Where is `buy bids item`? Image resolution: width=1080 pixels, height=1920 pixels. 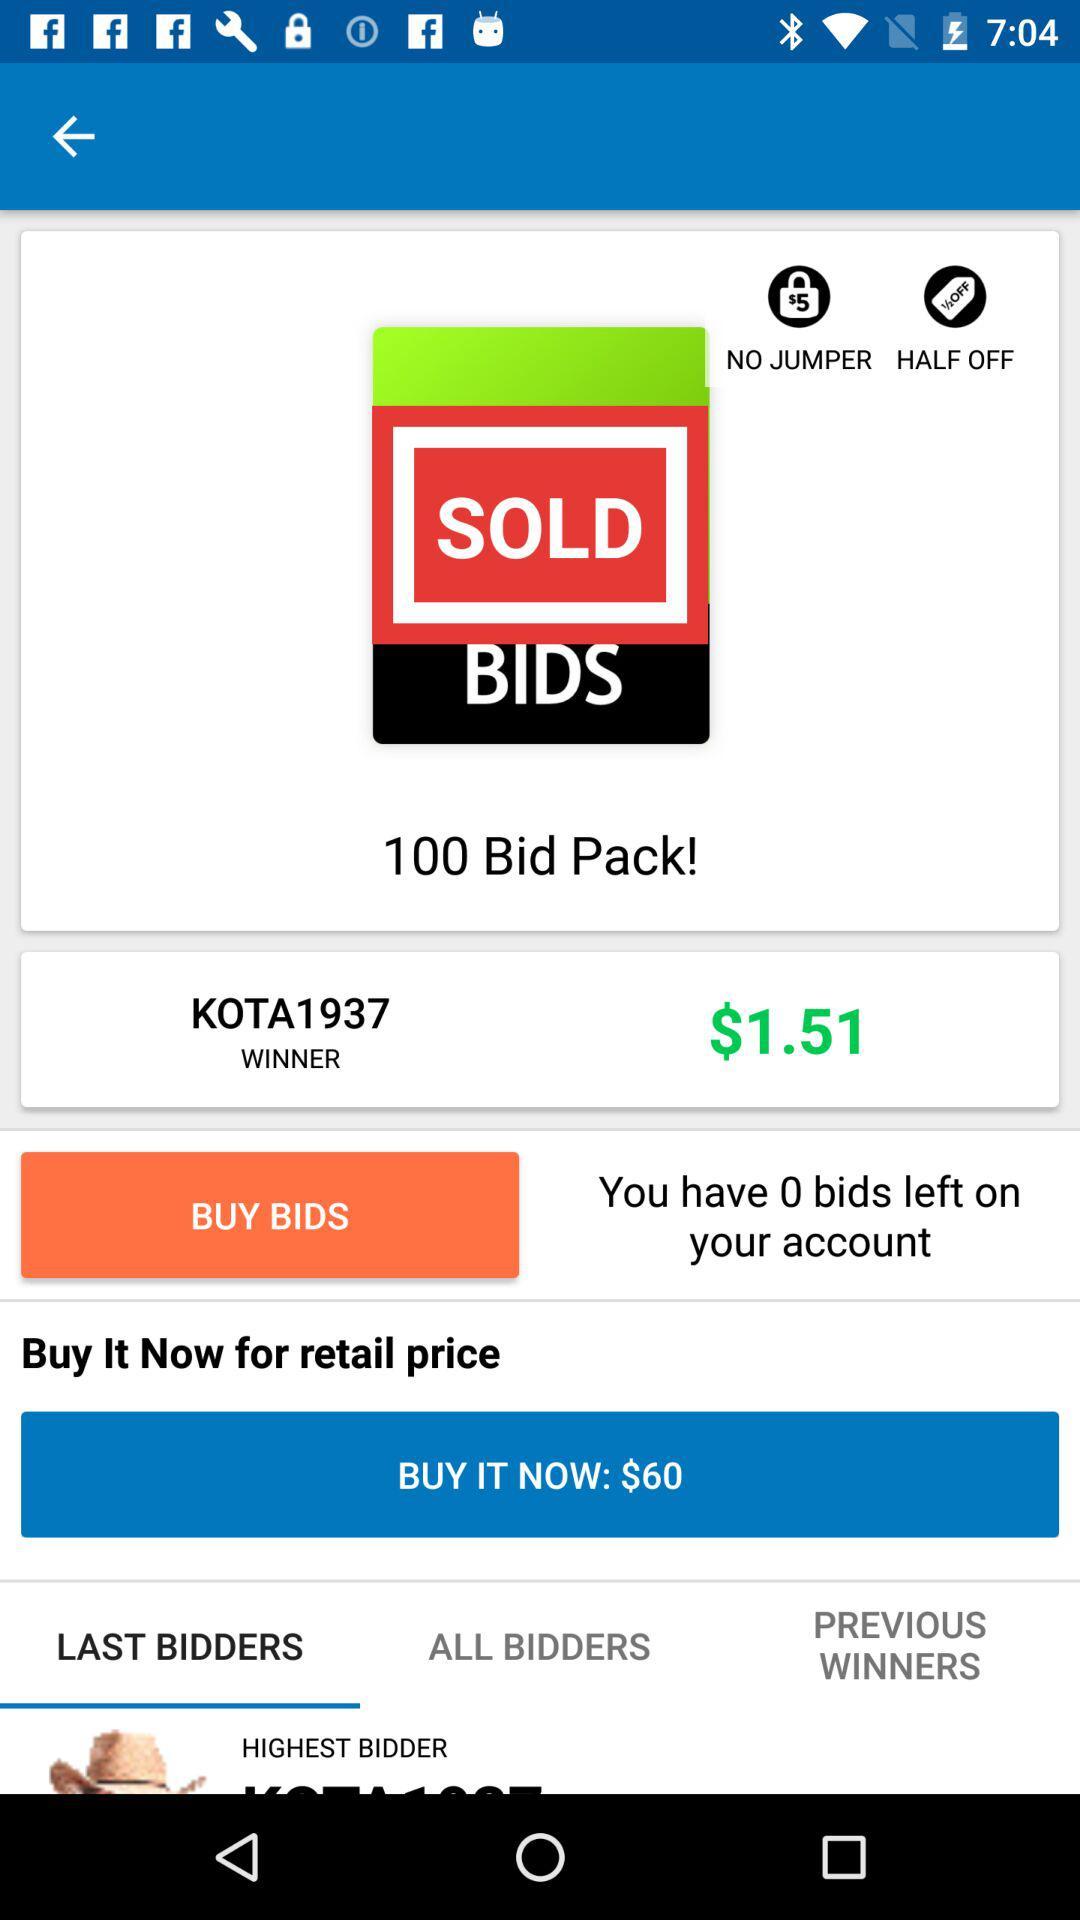
buy bids item is located at coordinates (270, 1213).